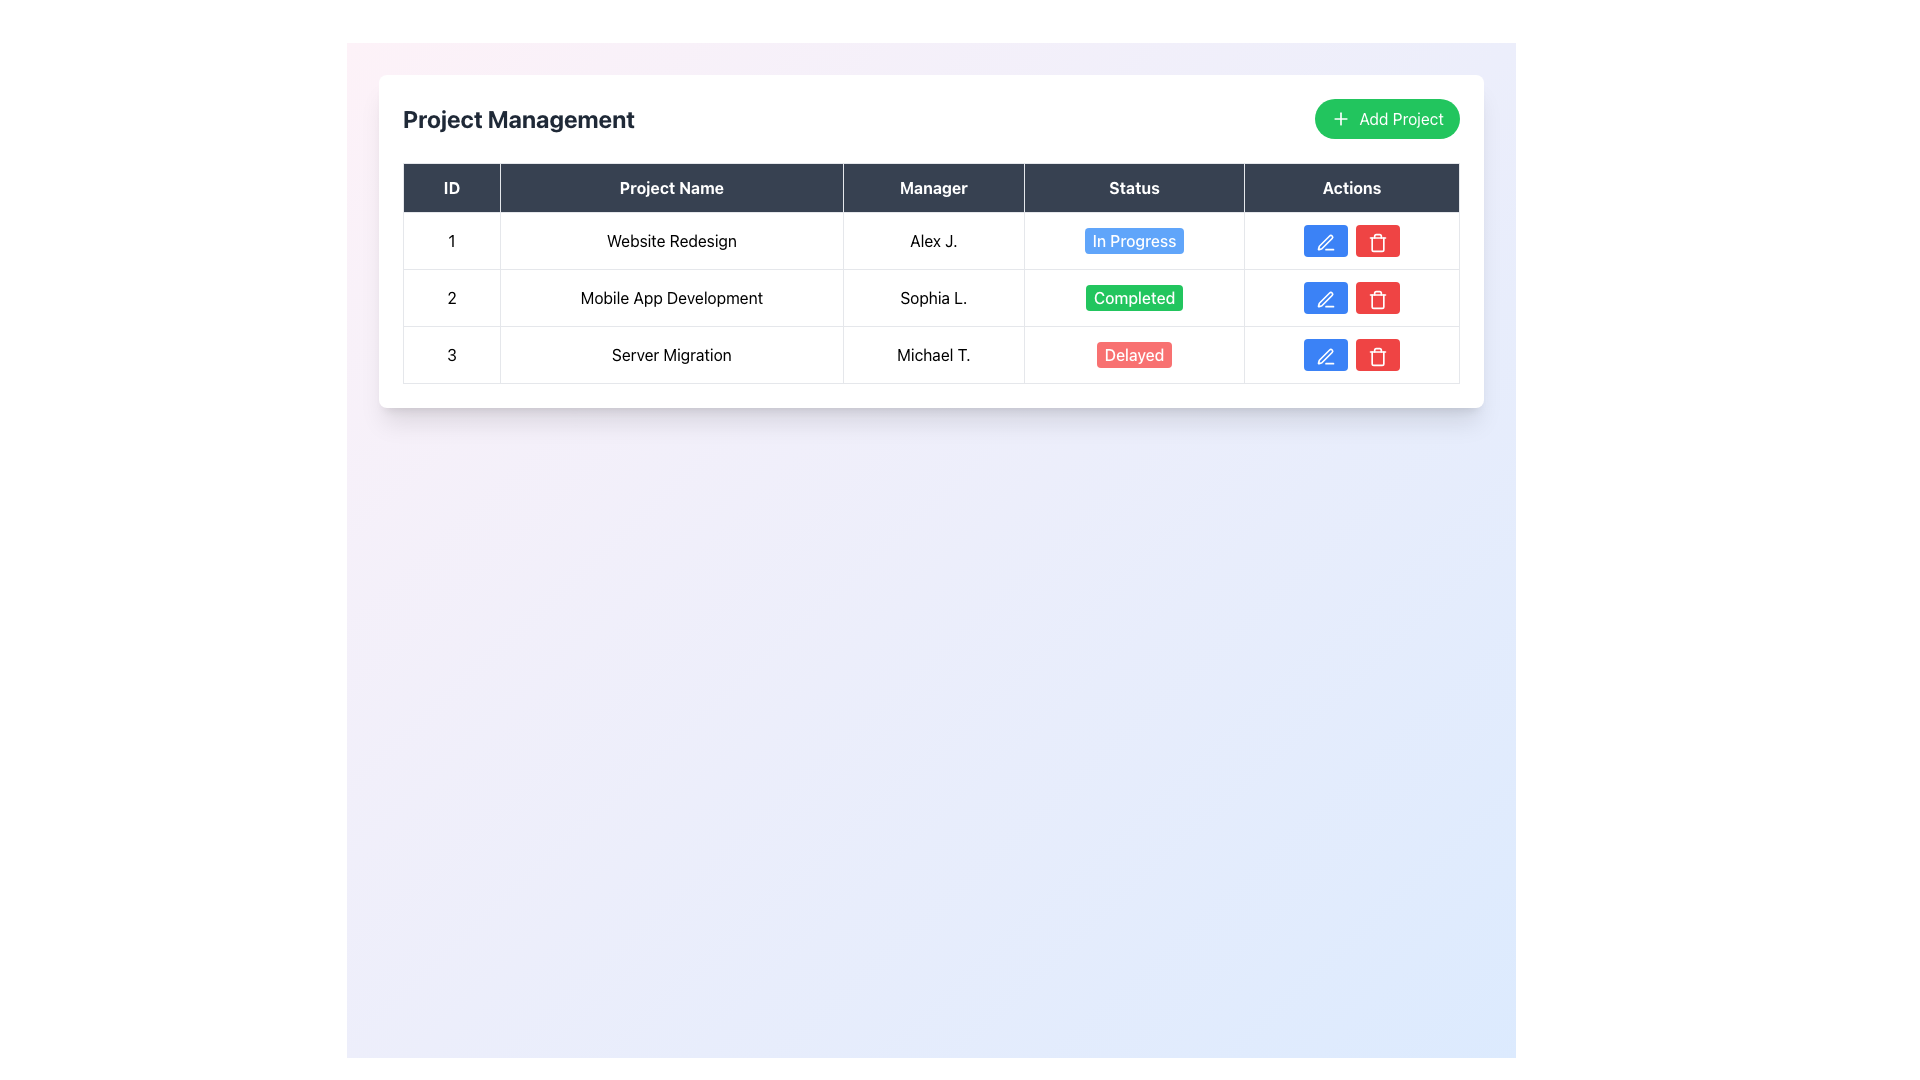  I want to click on the 'Edit' button in the 'Actions' column of the last row corresponding to the 'Server Migration' entry to observe any visual feedback, so click(1326, 353).